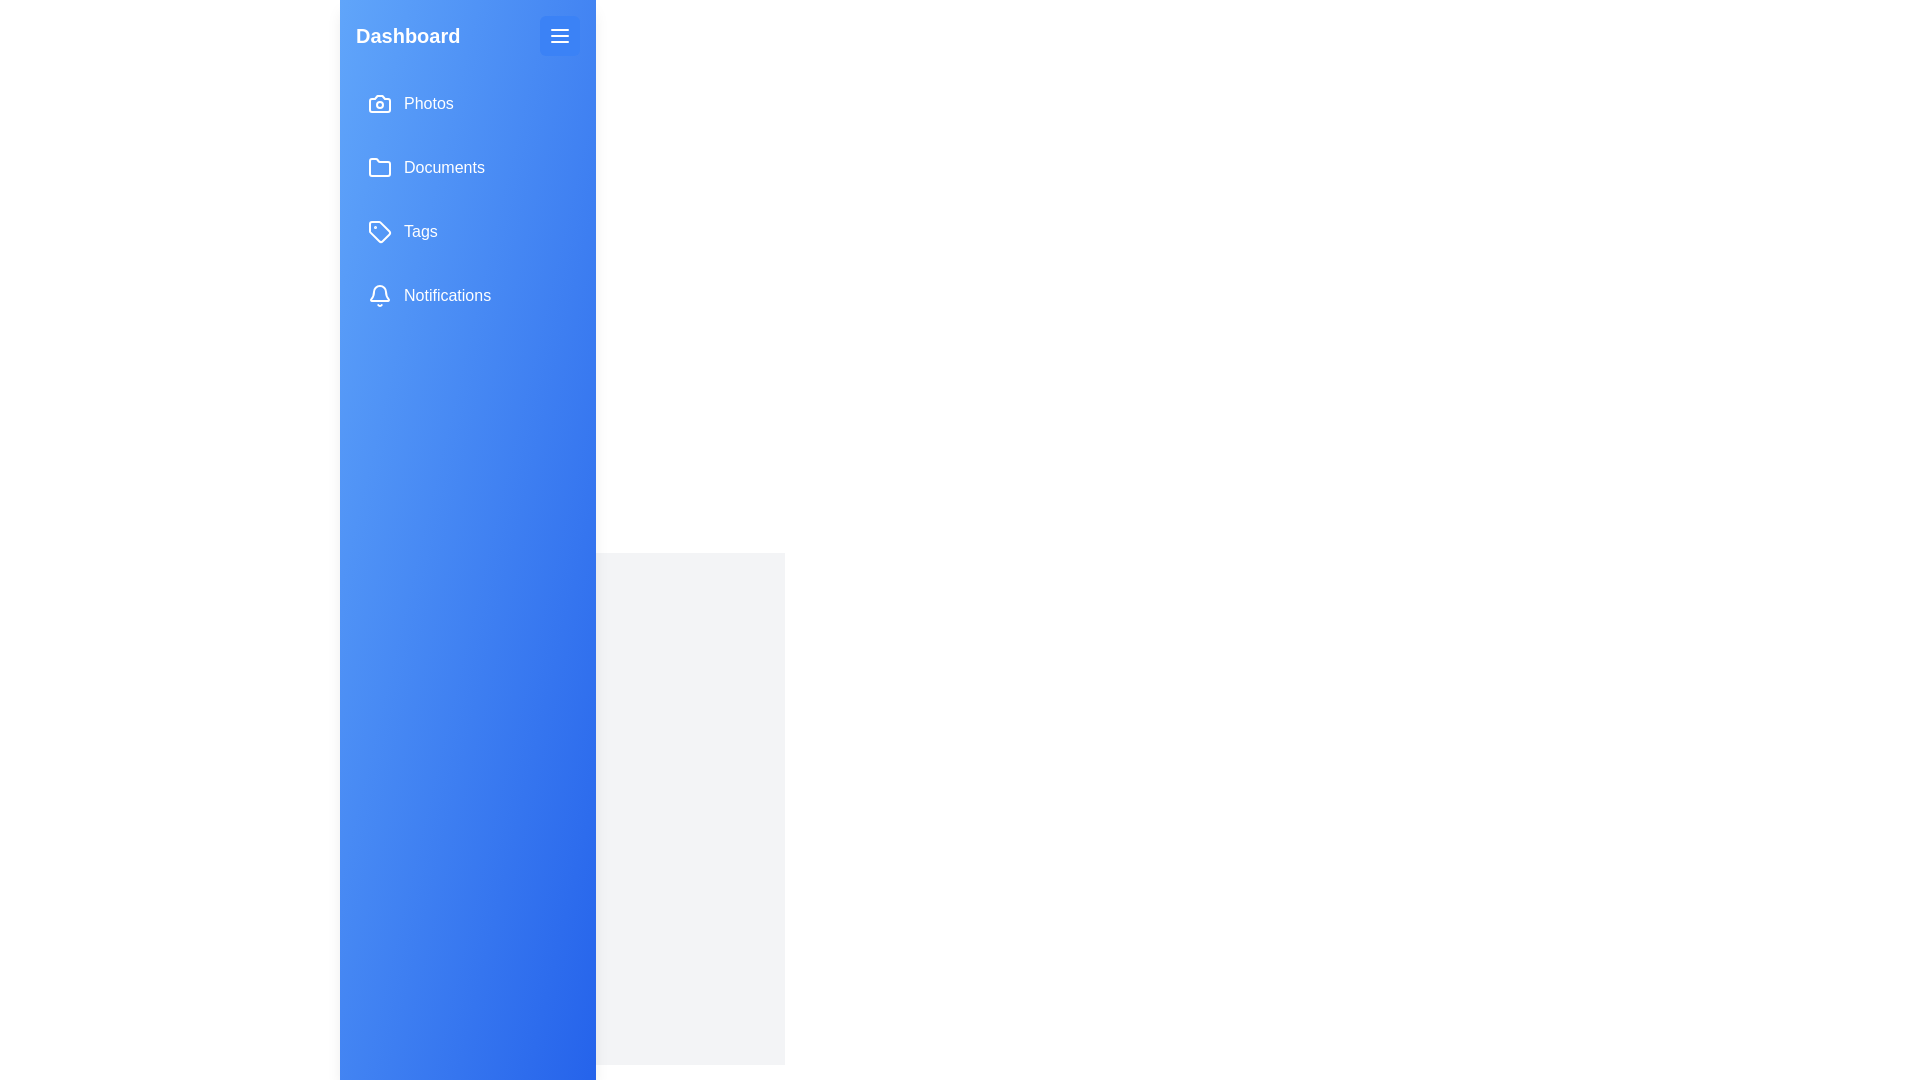 This screenshot has width=1920, height=1080. Describe the element at coordinates (379, 296) in the screenshot. I see `the icon next to the menu item Notifications` at that location.